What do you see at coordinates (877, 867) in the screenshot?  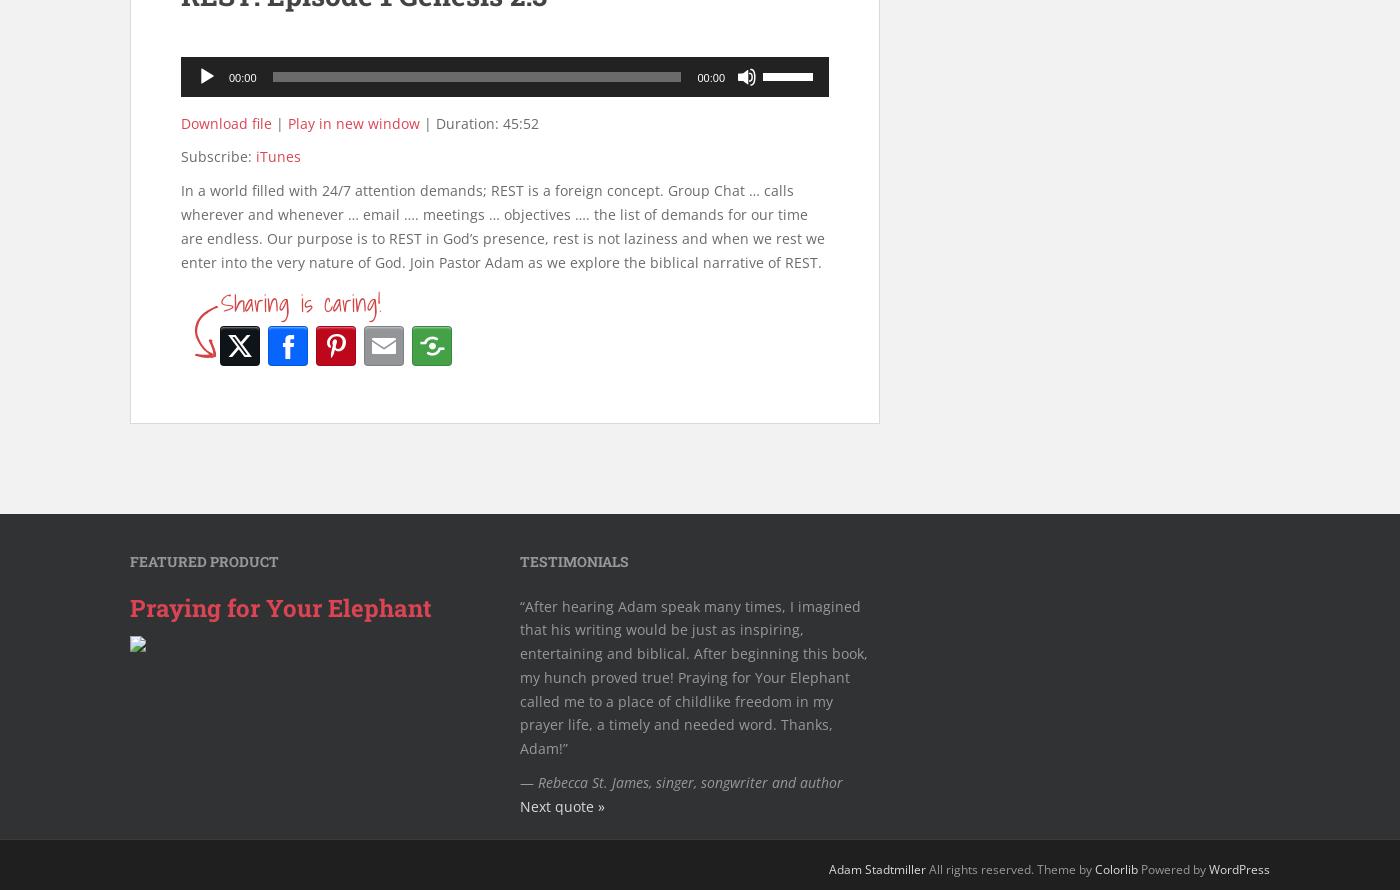 I see `'Adam Stadtmiller'` at bounding box center [877, 867].